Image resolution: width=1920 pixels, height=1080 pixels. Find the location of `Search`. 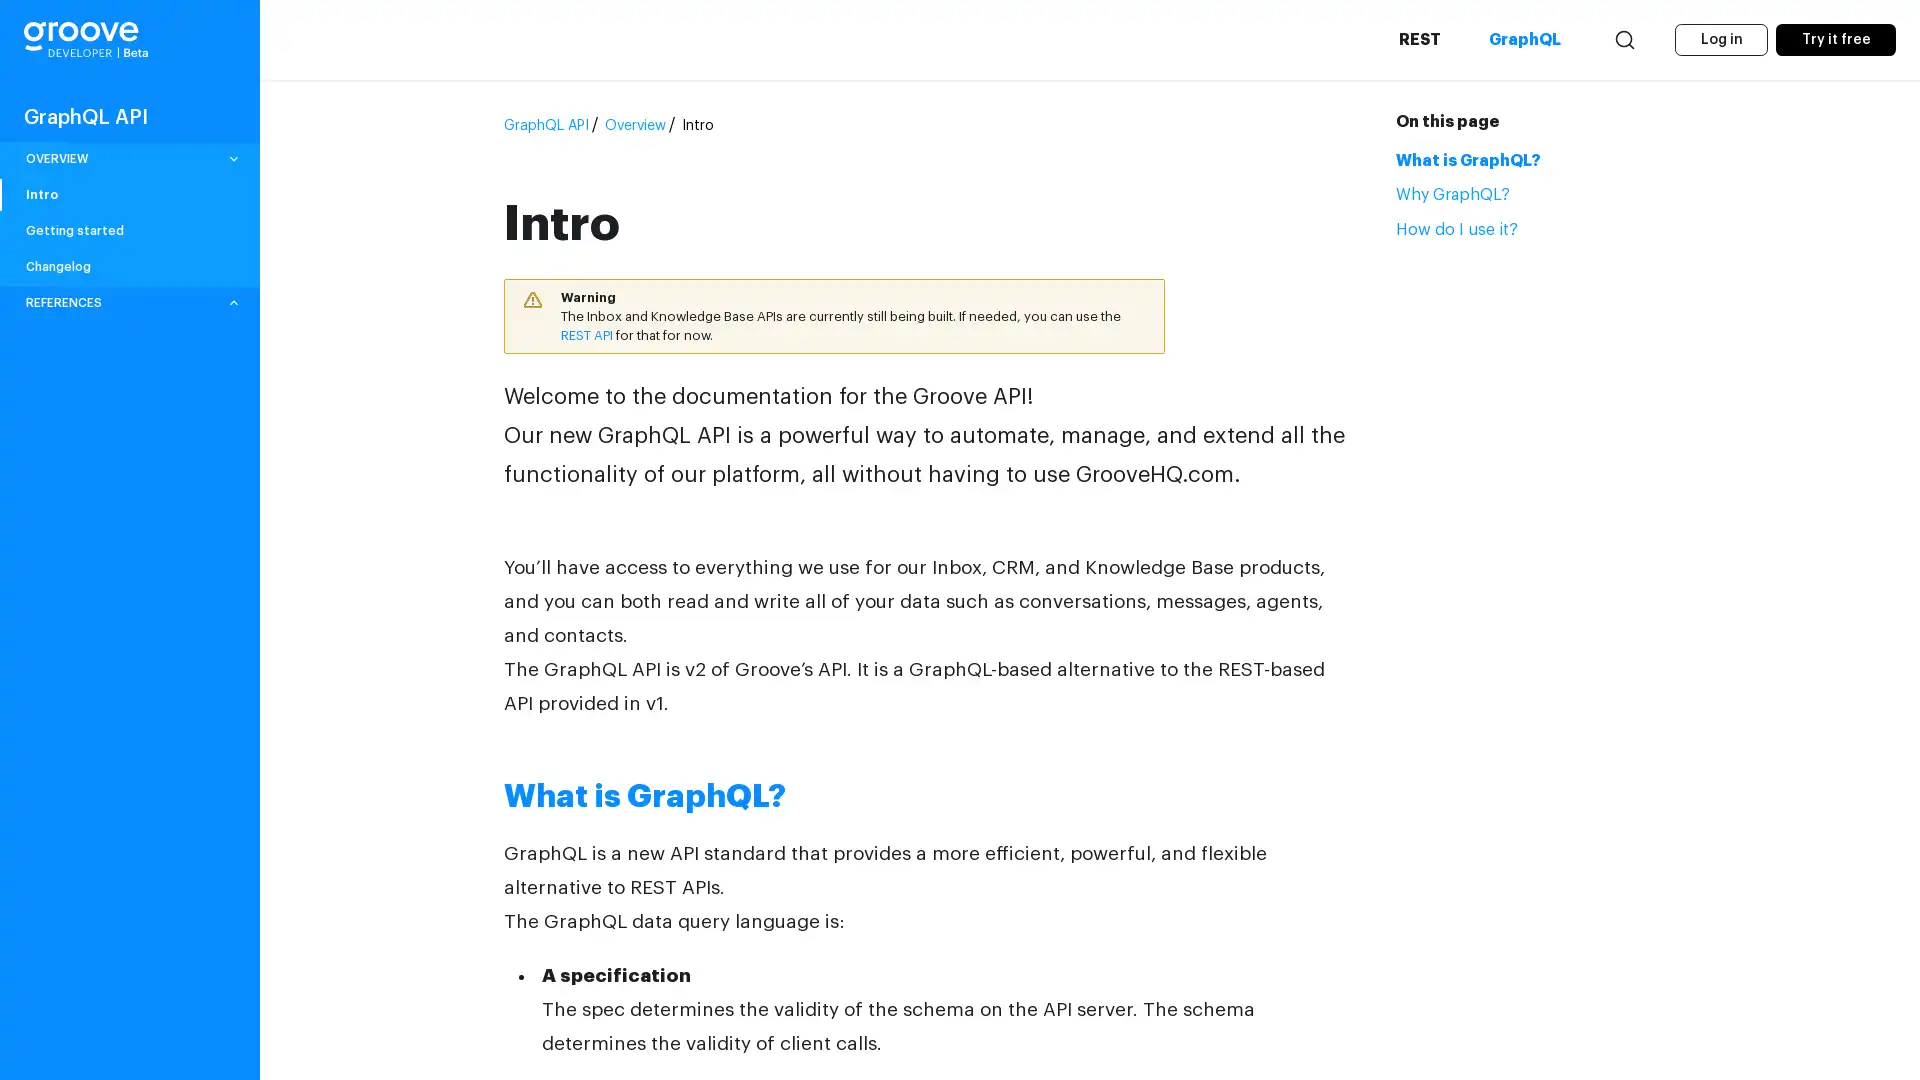

Search is located at coordinates (1621, 39).